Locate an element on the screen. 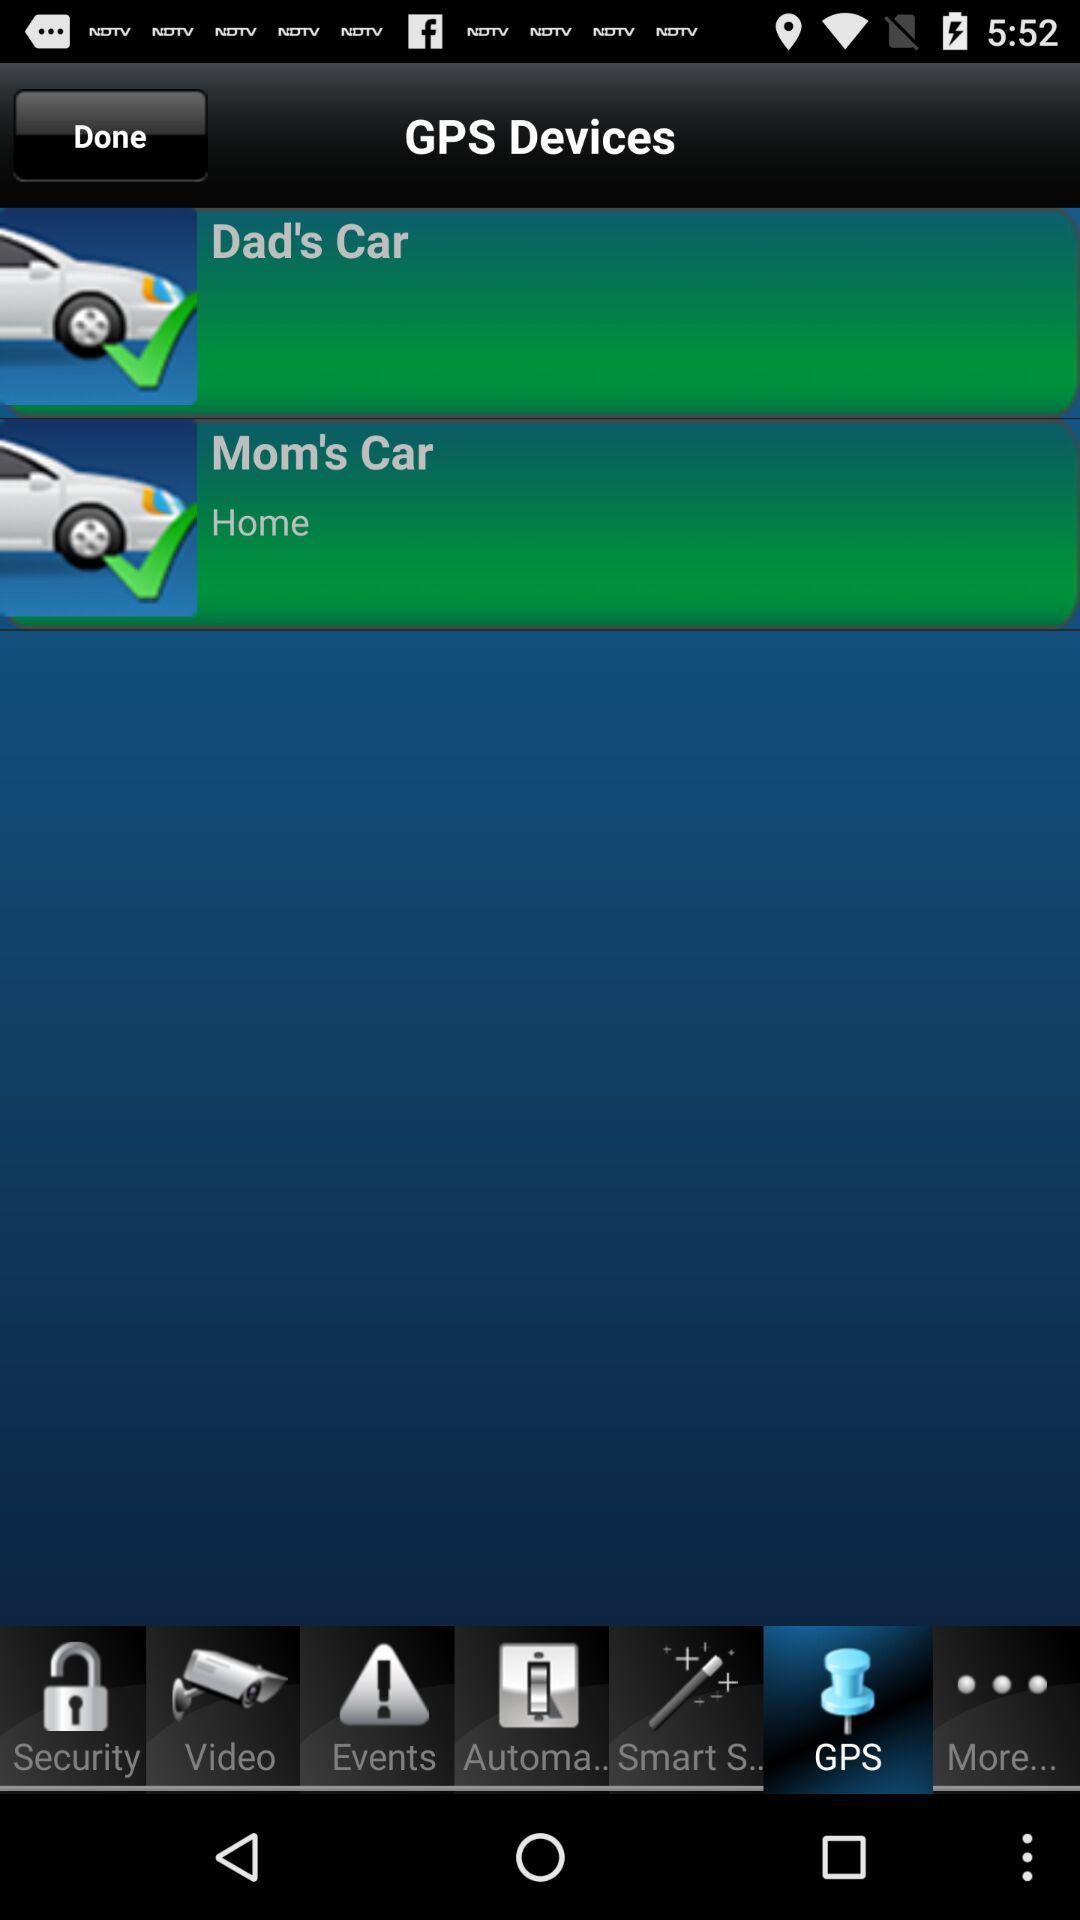  the home app is located at coordinates (636, 521).